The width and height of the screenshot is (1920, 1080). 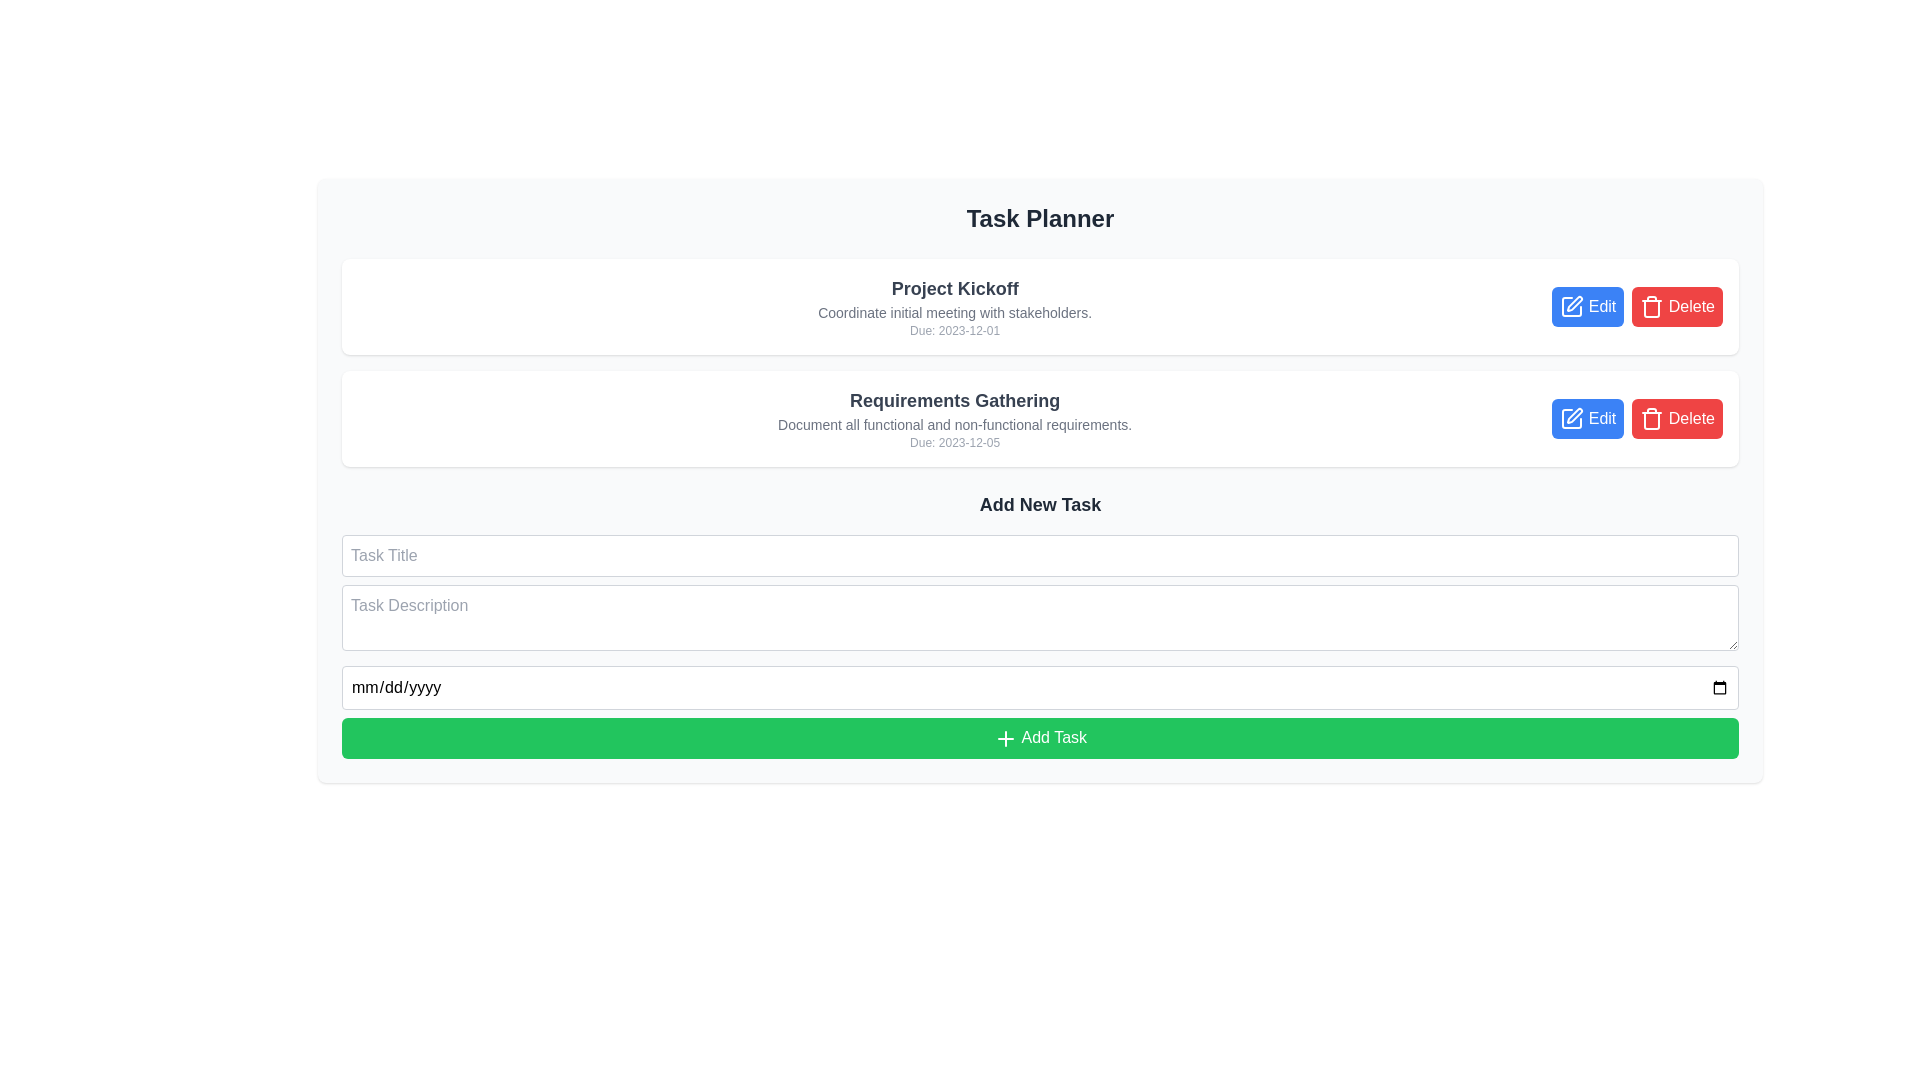 I want to click on the text in the 'Requirements Gathering' Text Content Block, which contains three lines of text including 'Requirements Gathering', 'Document all functional and non-functional requirements.', and 'Due: 2023-12-05', so click(x=954, y=418).